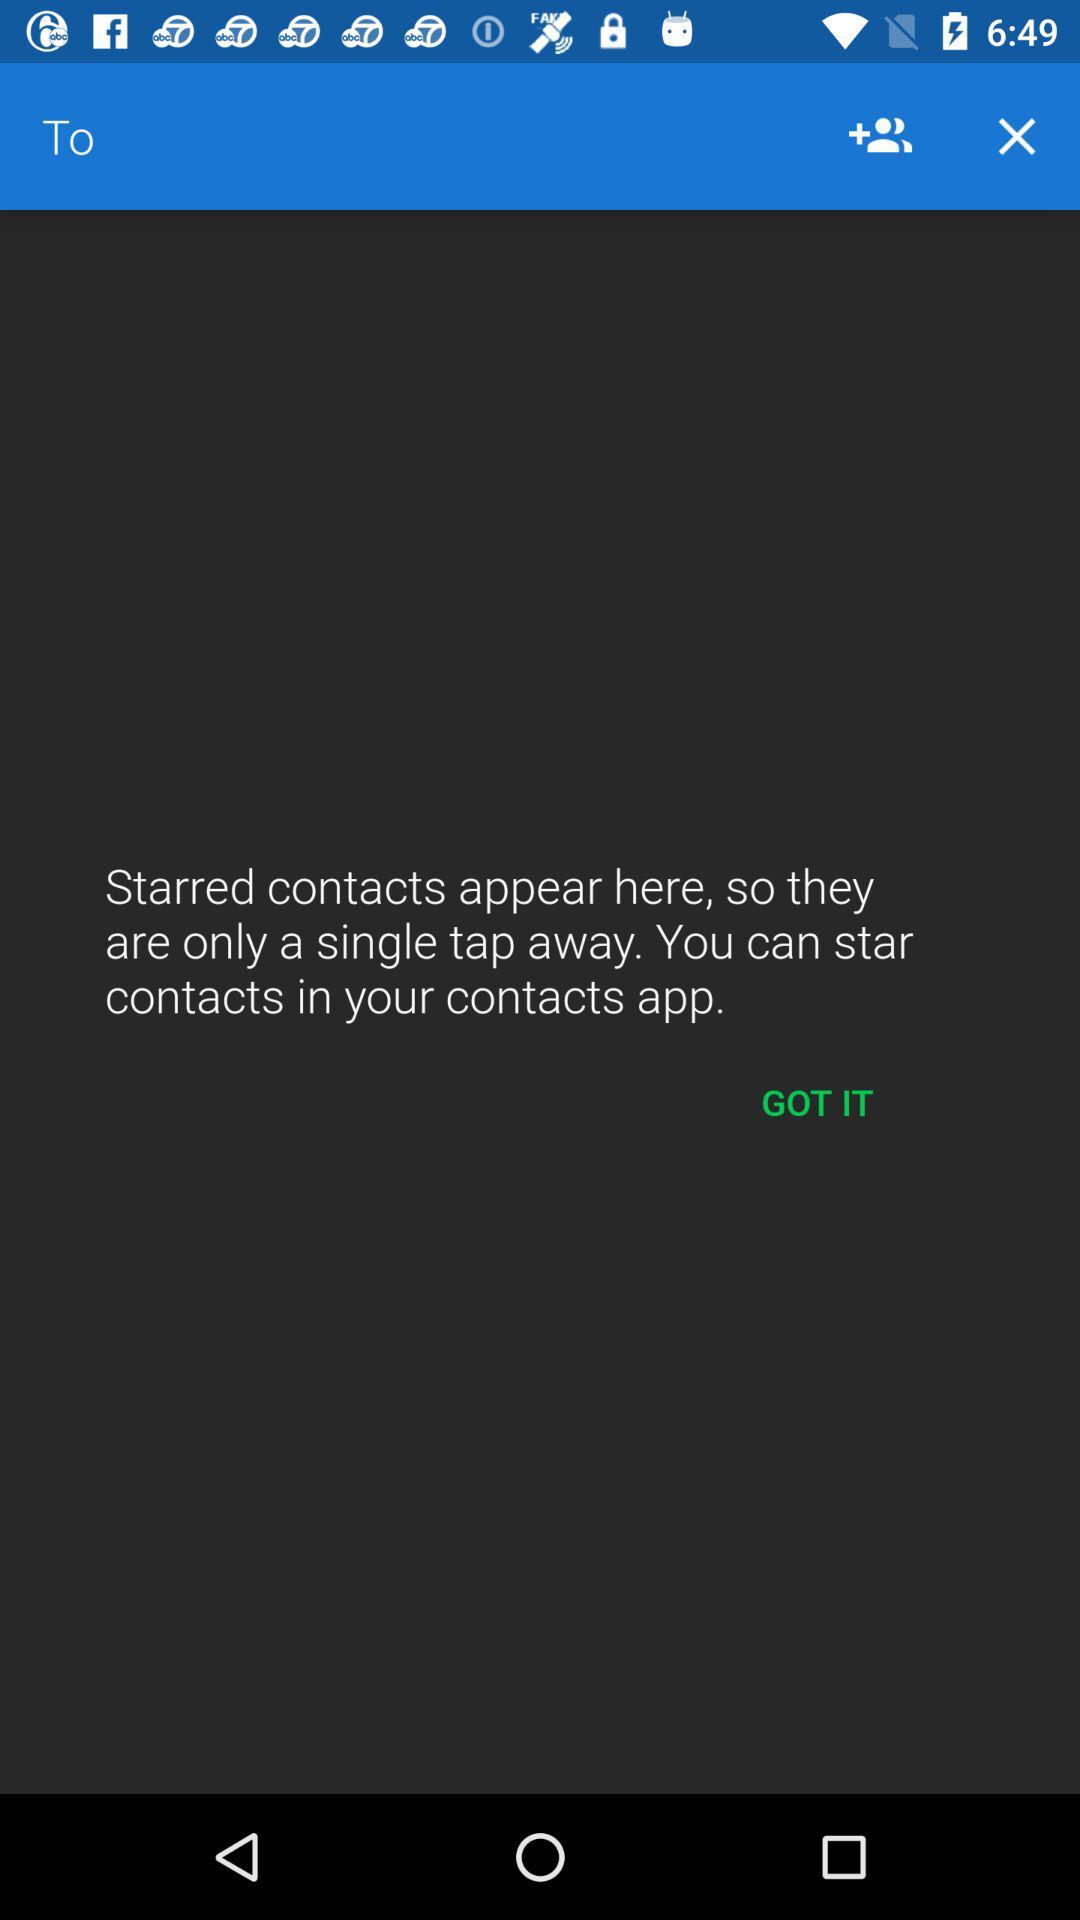 This screenshot has height=1920, width=1080. What do you see at coordinates (890, 135) in the screenshot?
I see `the follow icon` at bounding box center [890, 135].